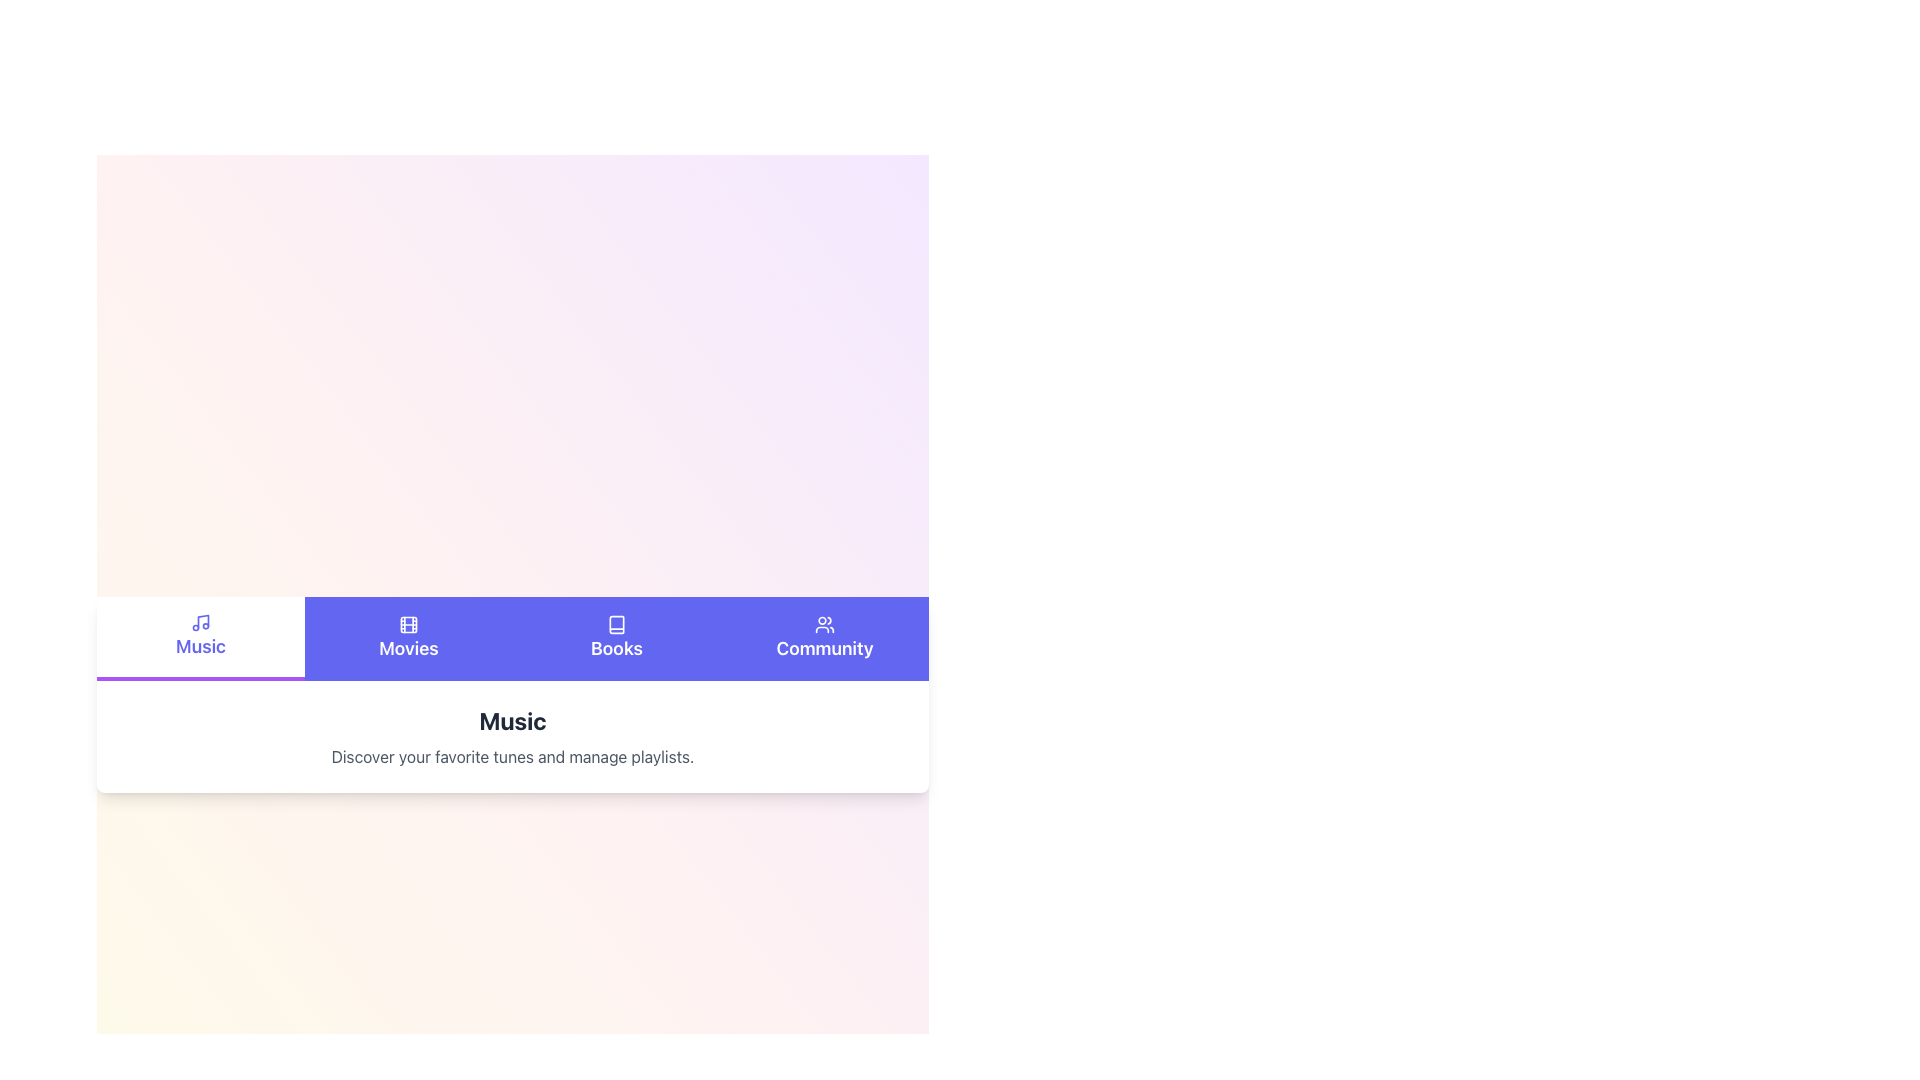 This screenshot has height=1080, width=1920. I want to click on the first interactive navigation button in the horizontal navigation bar that directs to the 'Music' section, so click(201, 636).